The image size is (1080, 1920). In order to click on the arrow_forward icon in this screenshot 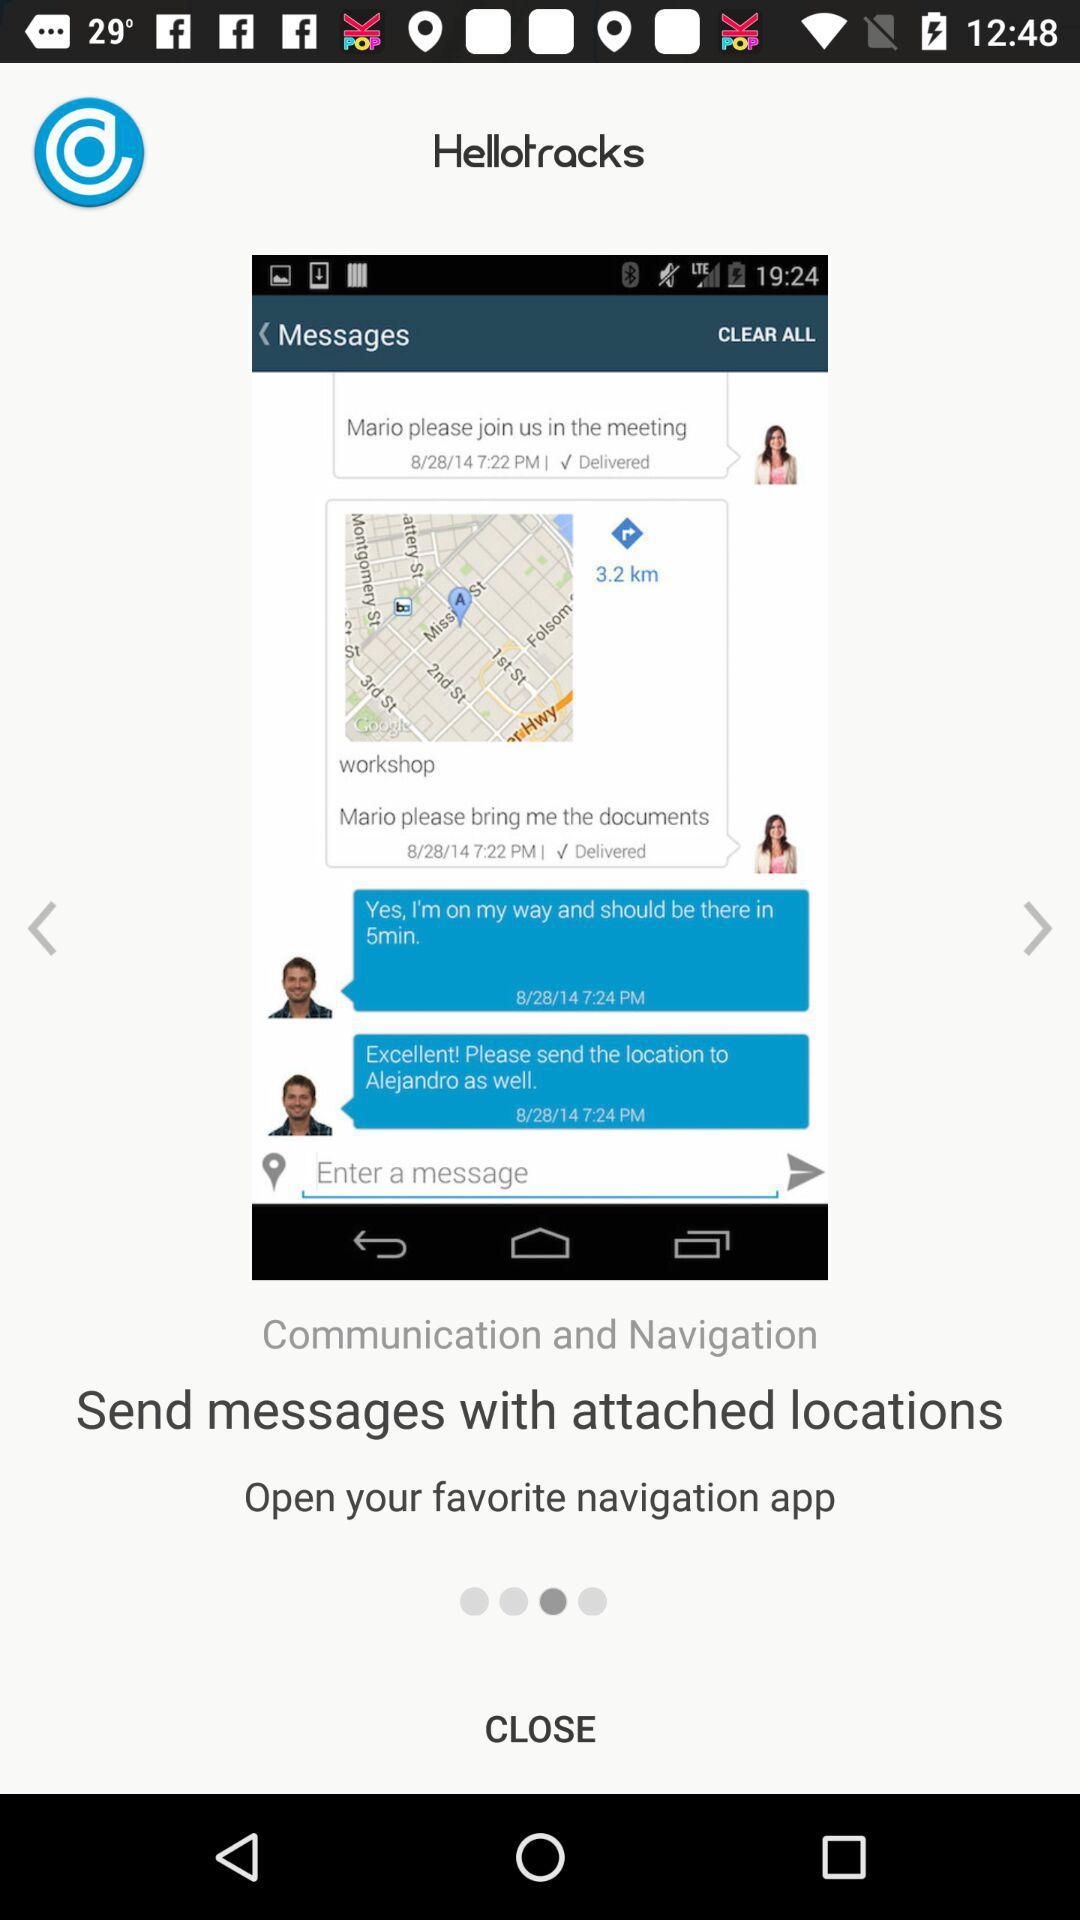, I will do `click(1036, 927)`.